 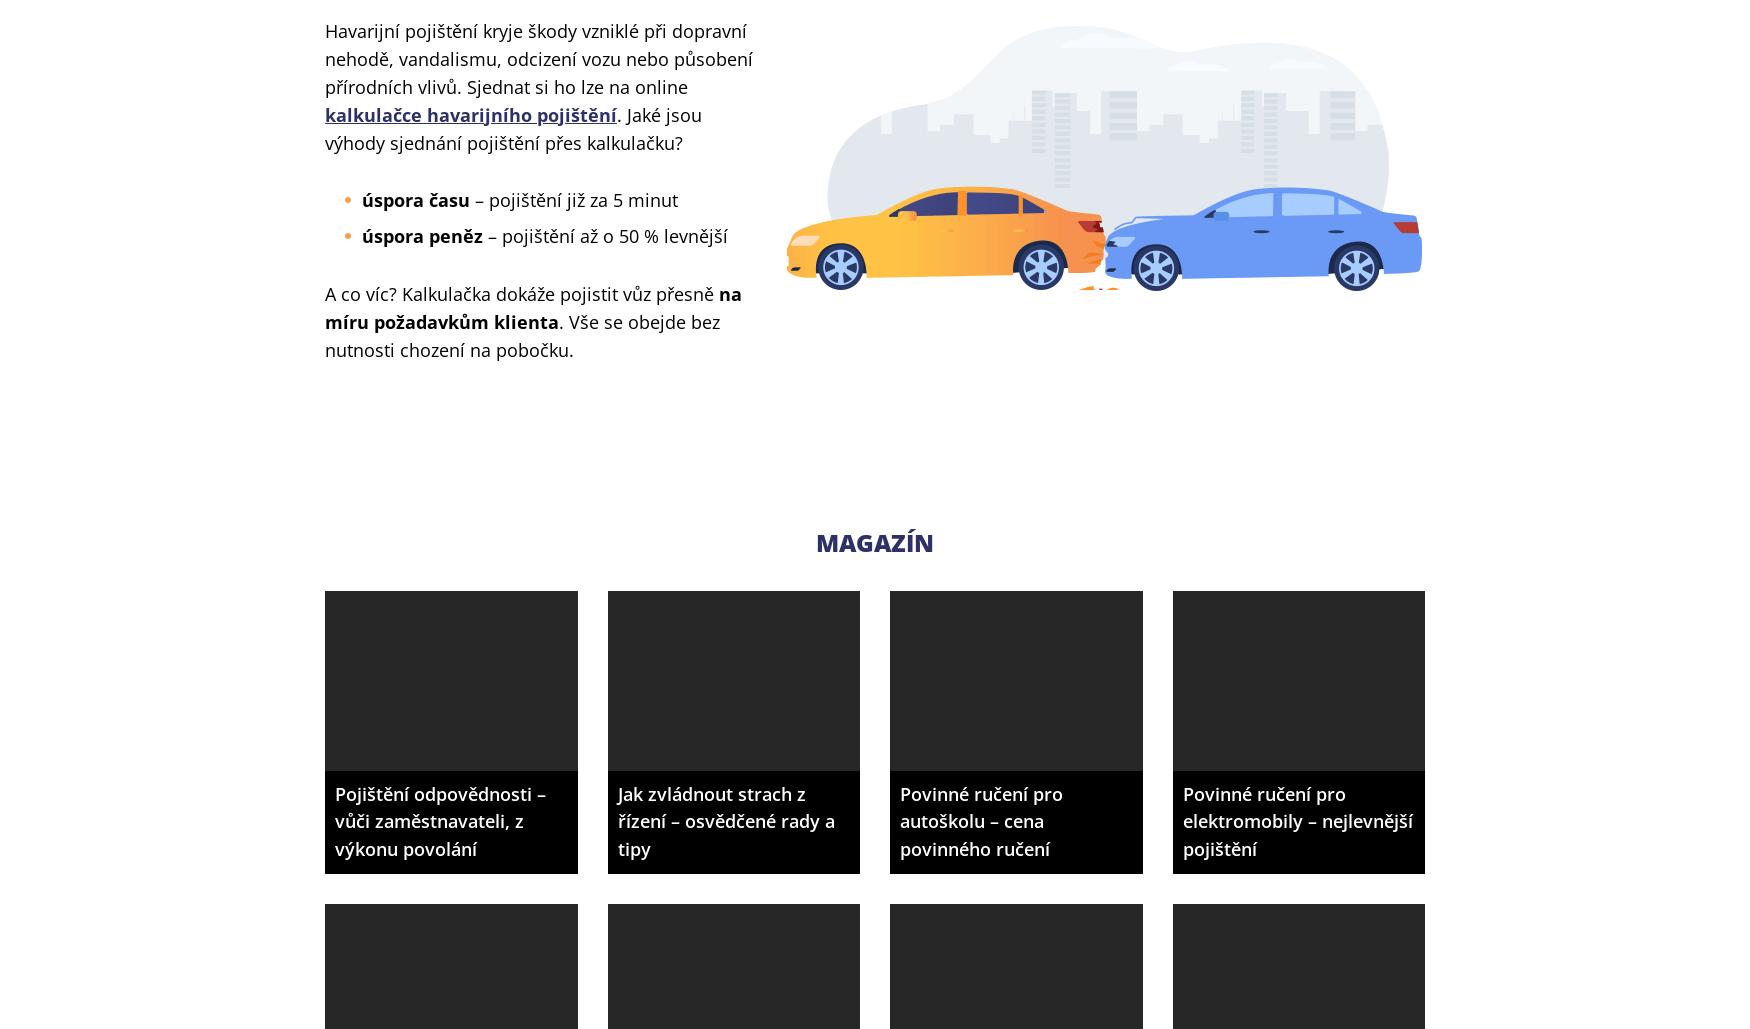 I want to click on '– pojištění až o 50 % levnější', so click(x=605, y=234).